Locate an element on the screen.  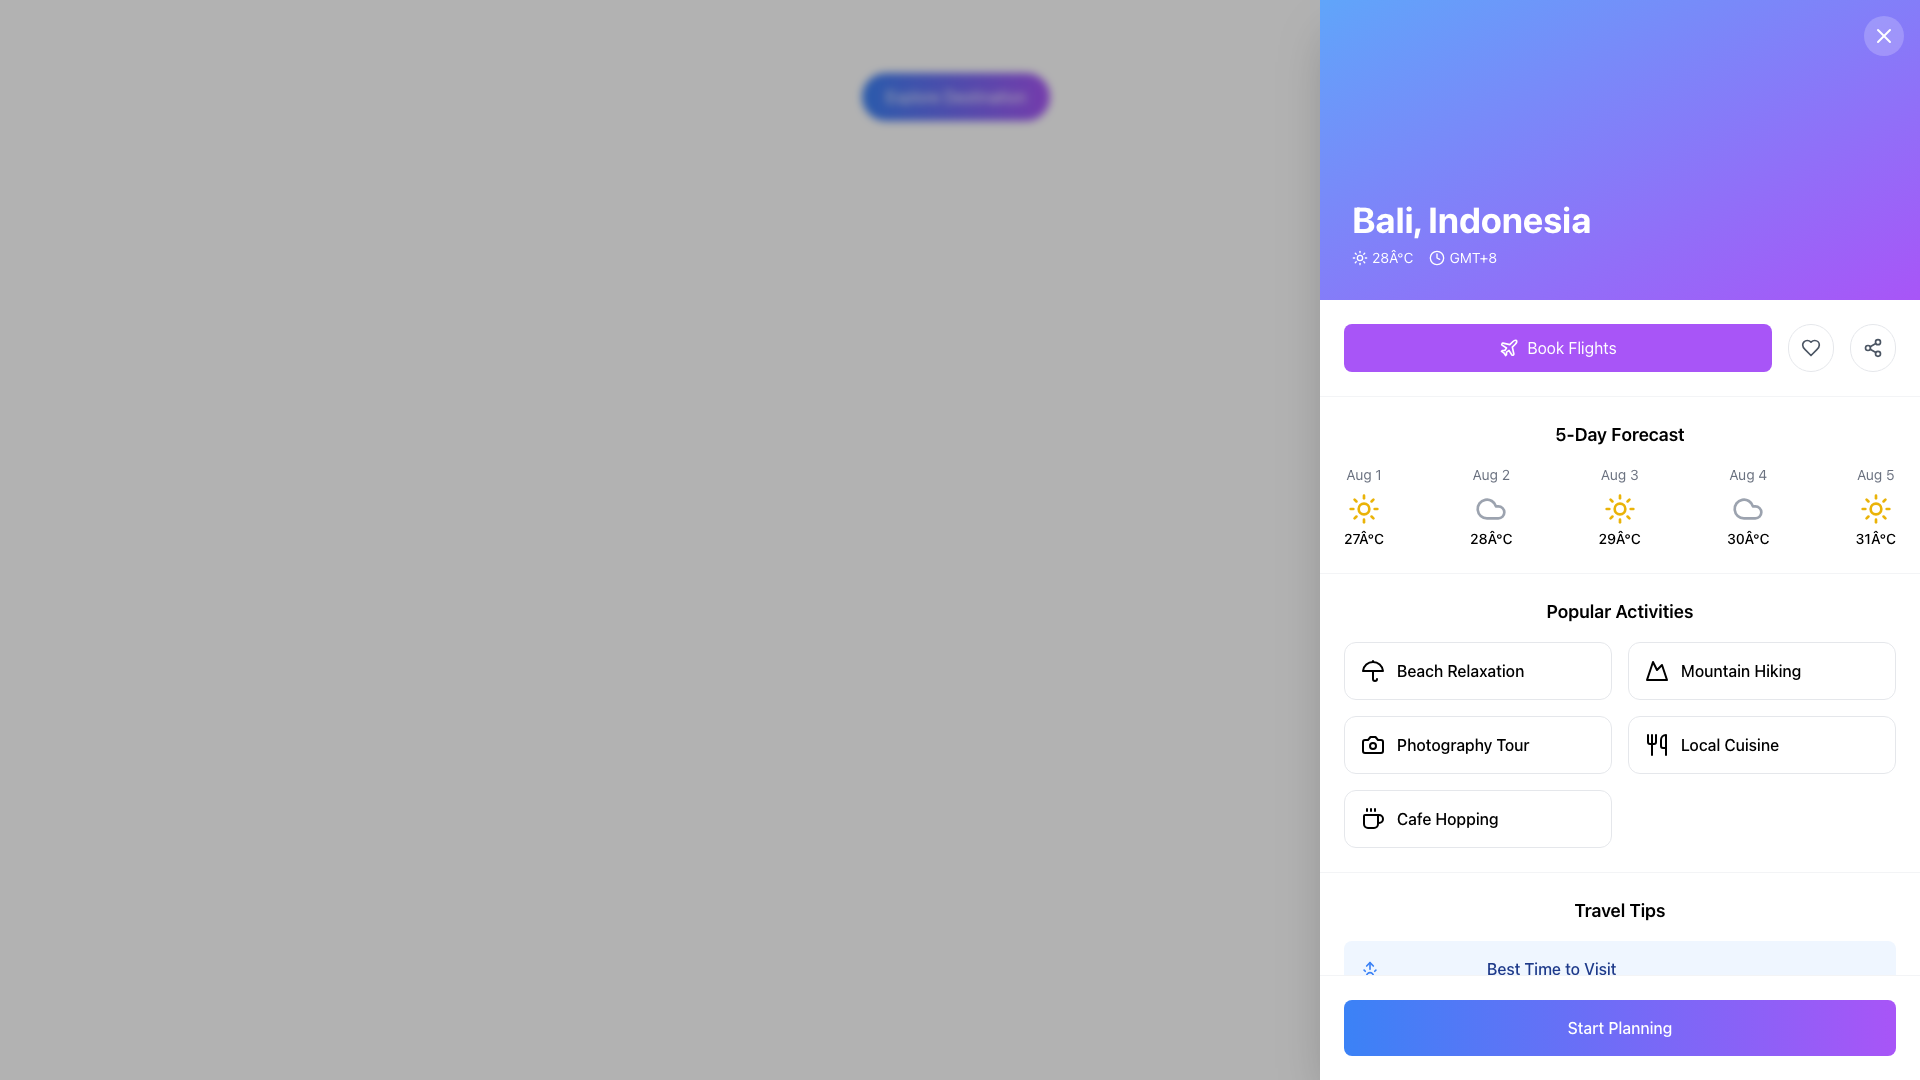
the text label displaying the temperature '29°C' in the weather forecast section, positioned under 'Aug 3' is located at coordinates (1619, 538).